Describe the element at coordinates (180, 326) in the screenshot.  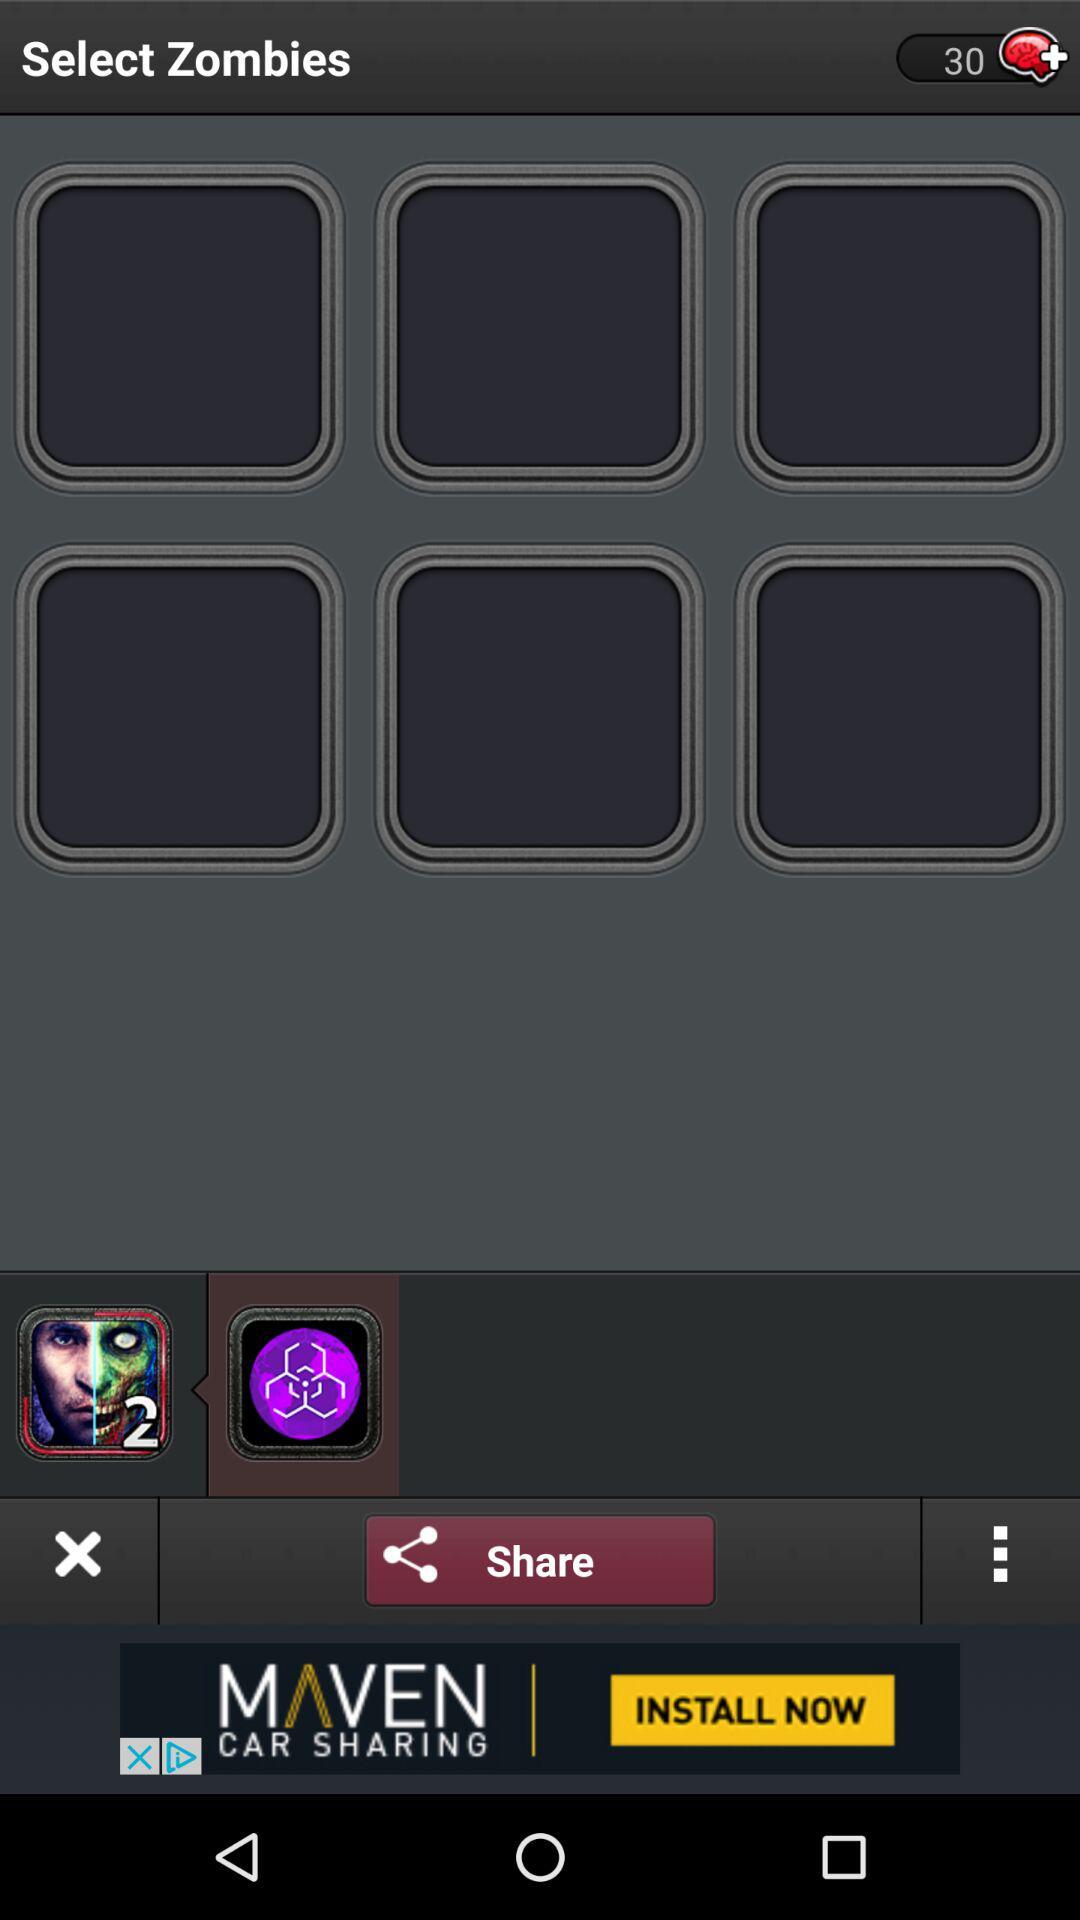
I see `image screen` at that location.